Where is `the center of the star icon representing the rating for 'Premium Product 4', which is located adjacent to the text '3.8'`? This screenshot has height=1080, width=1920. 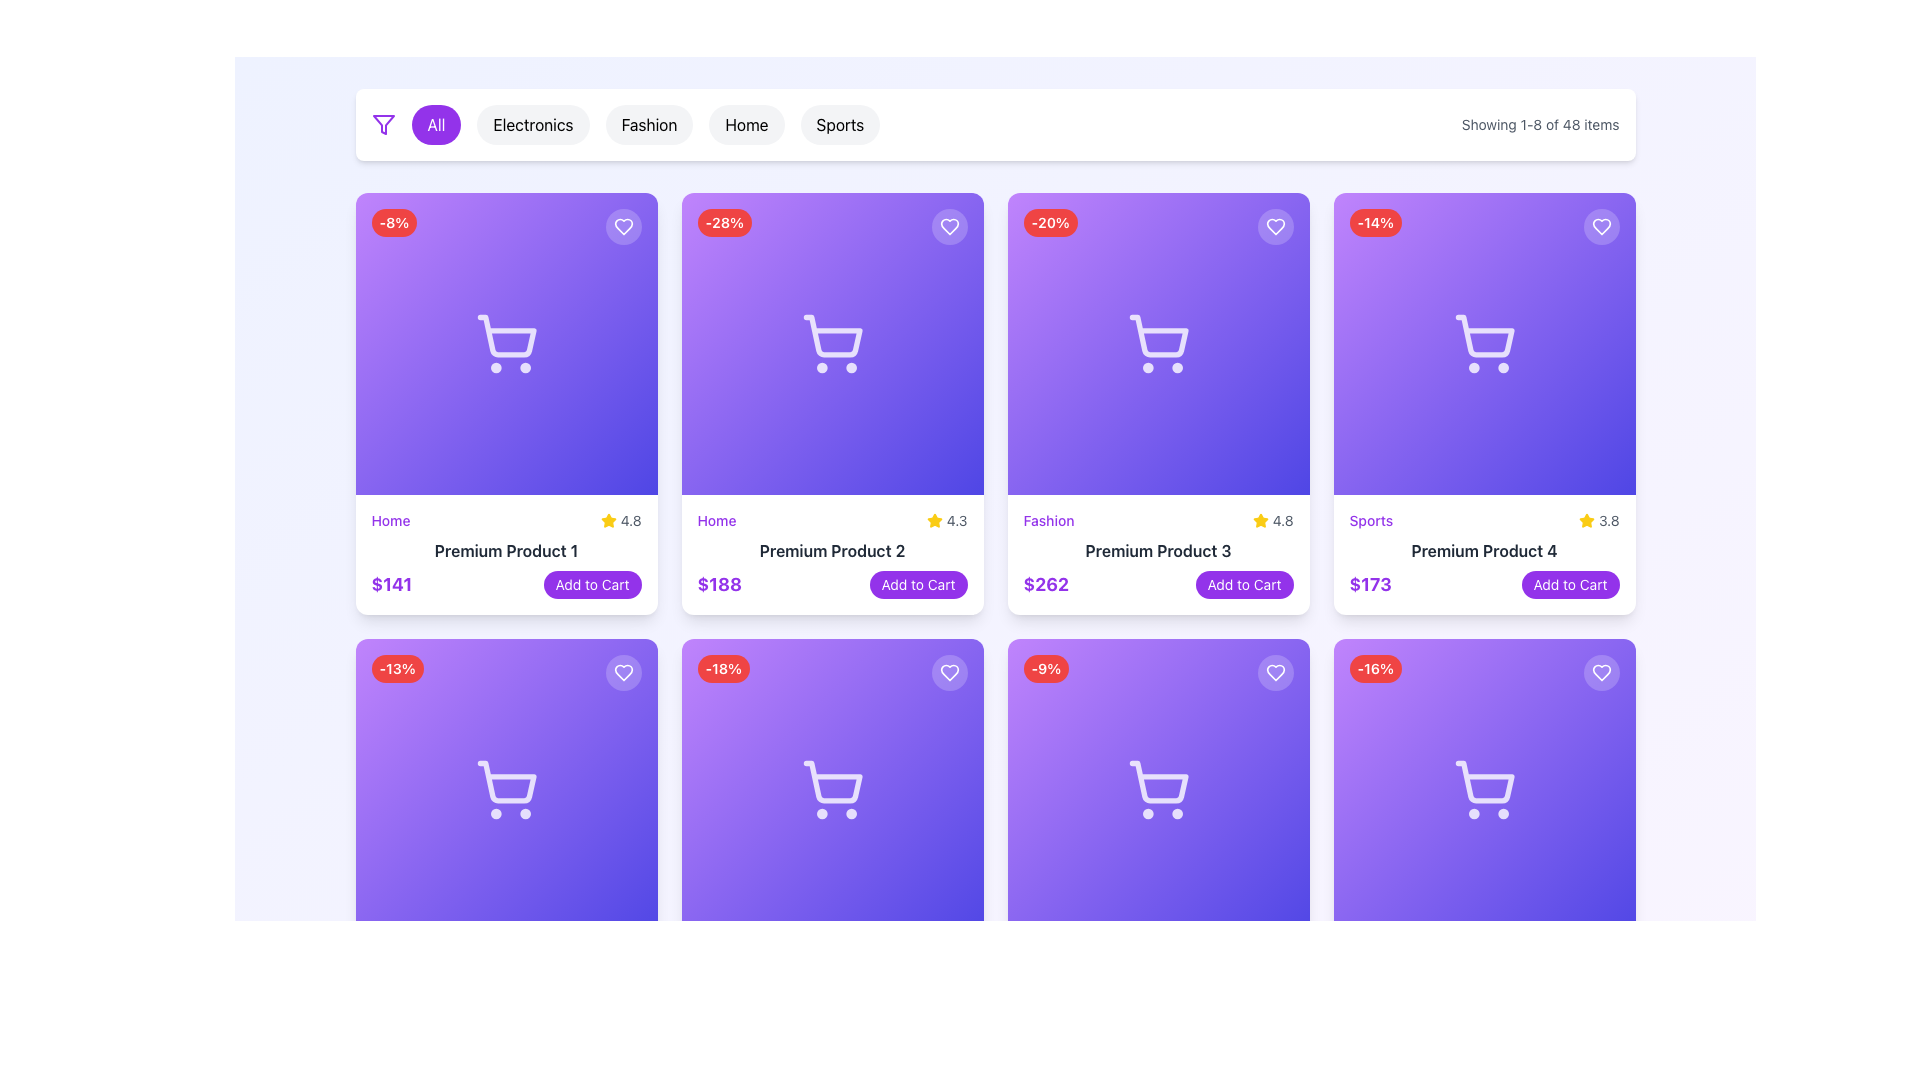
the center of the star icon representing the rating for 'Premium Product 4', which is located adjacent to the text '3.8' is located at coordinates (1586, 519).